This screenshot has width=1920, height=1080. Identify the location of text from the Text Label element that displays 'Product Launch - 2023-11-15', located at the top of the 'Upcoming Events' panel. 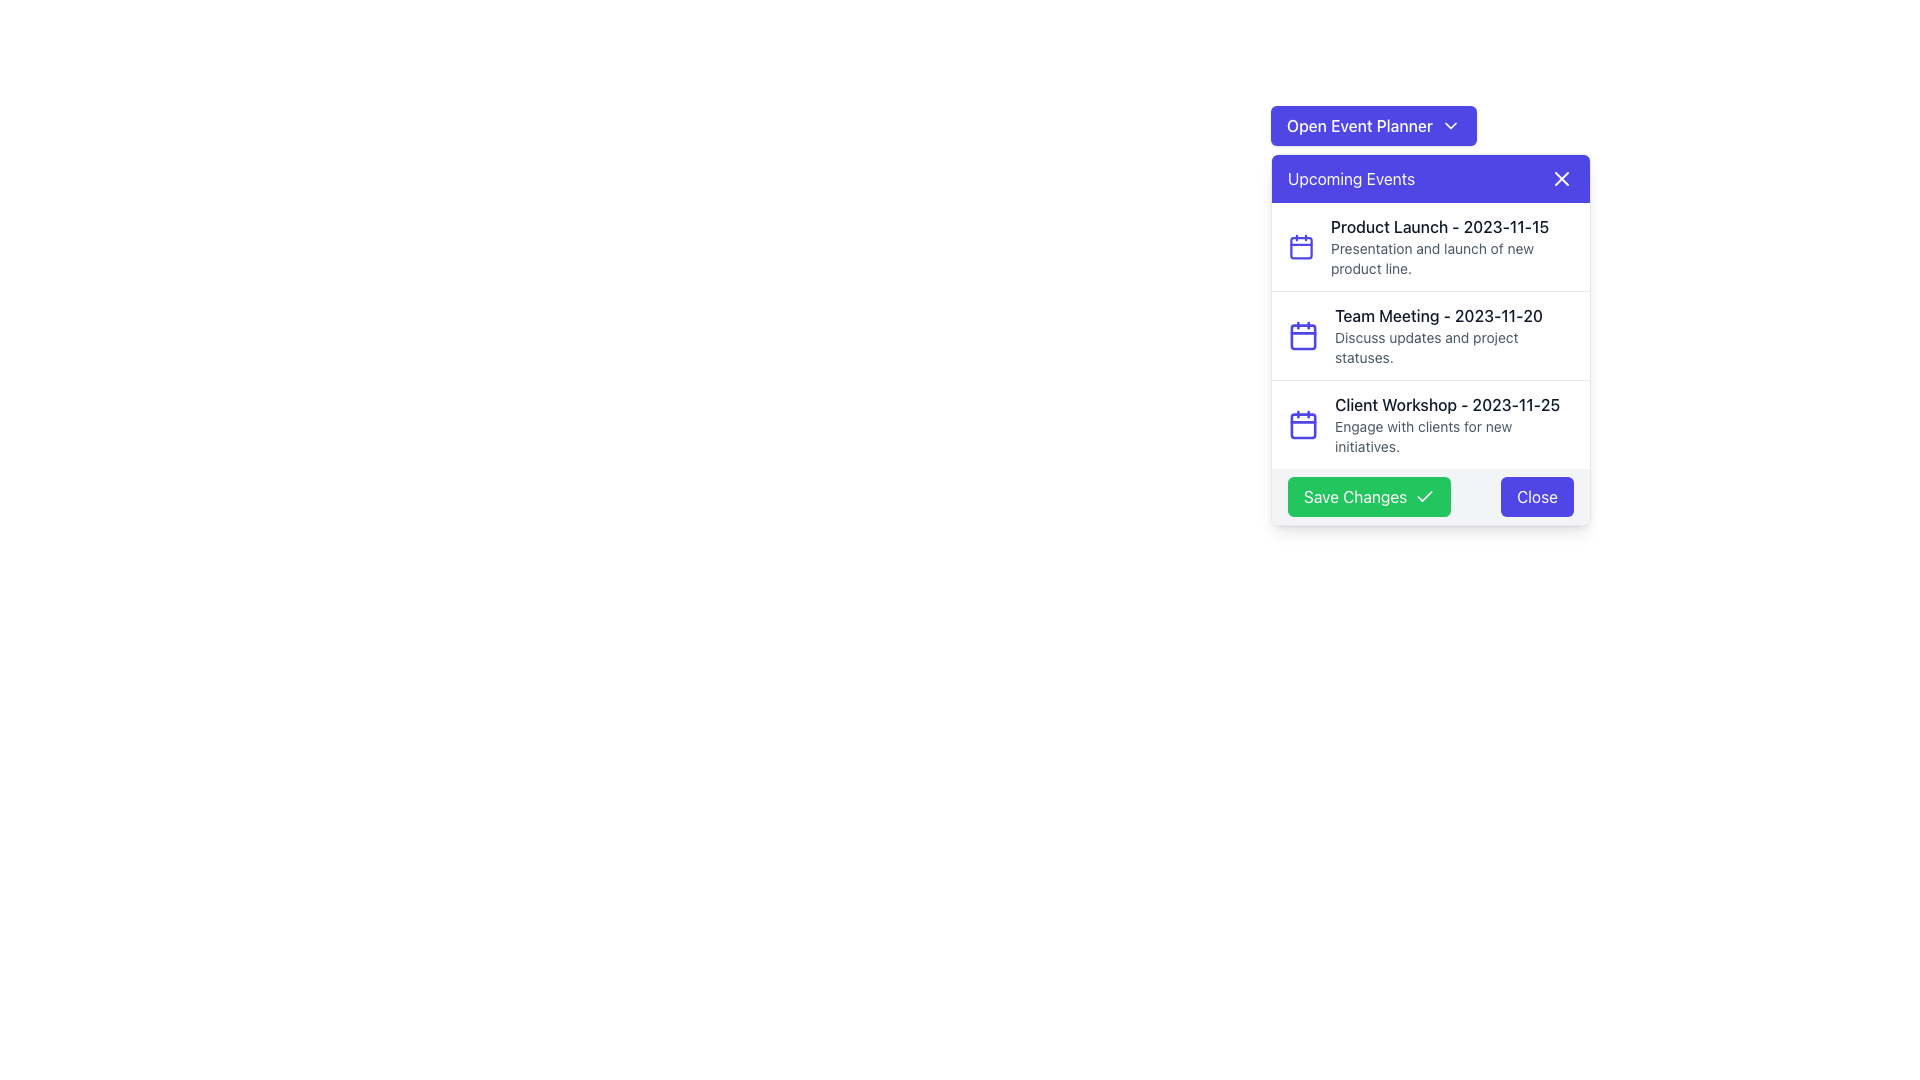
(1452, 226).